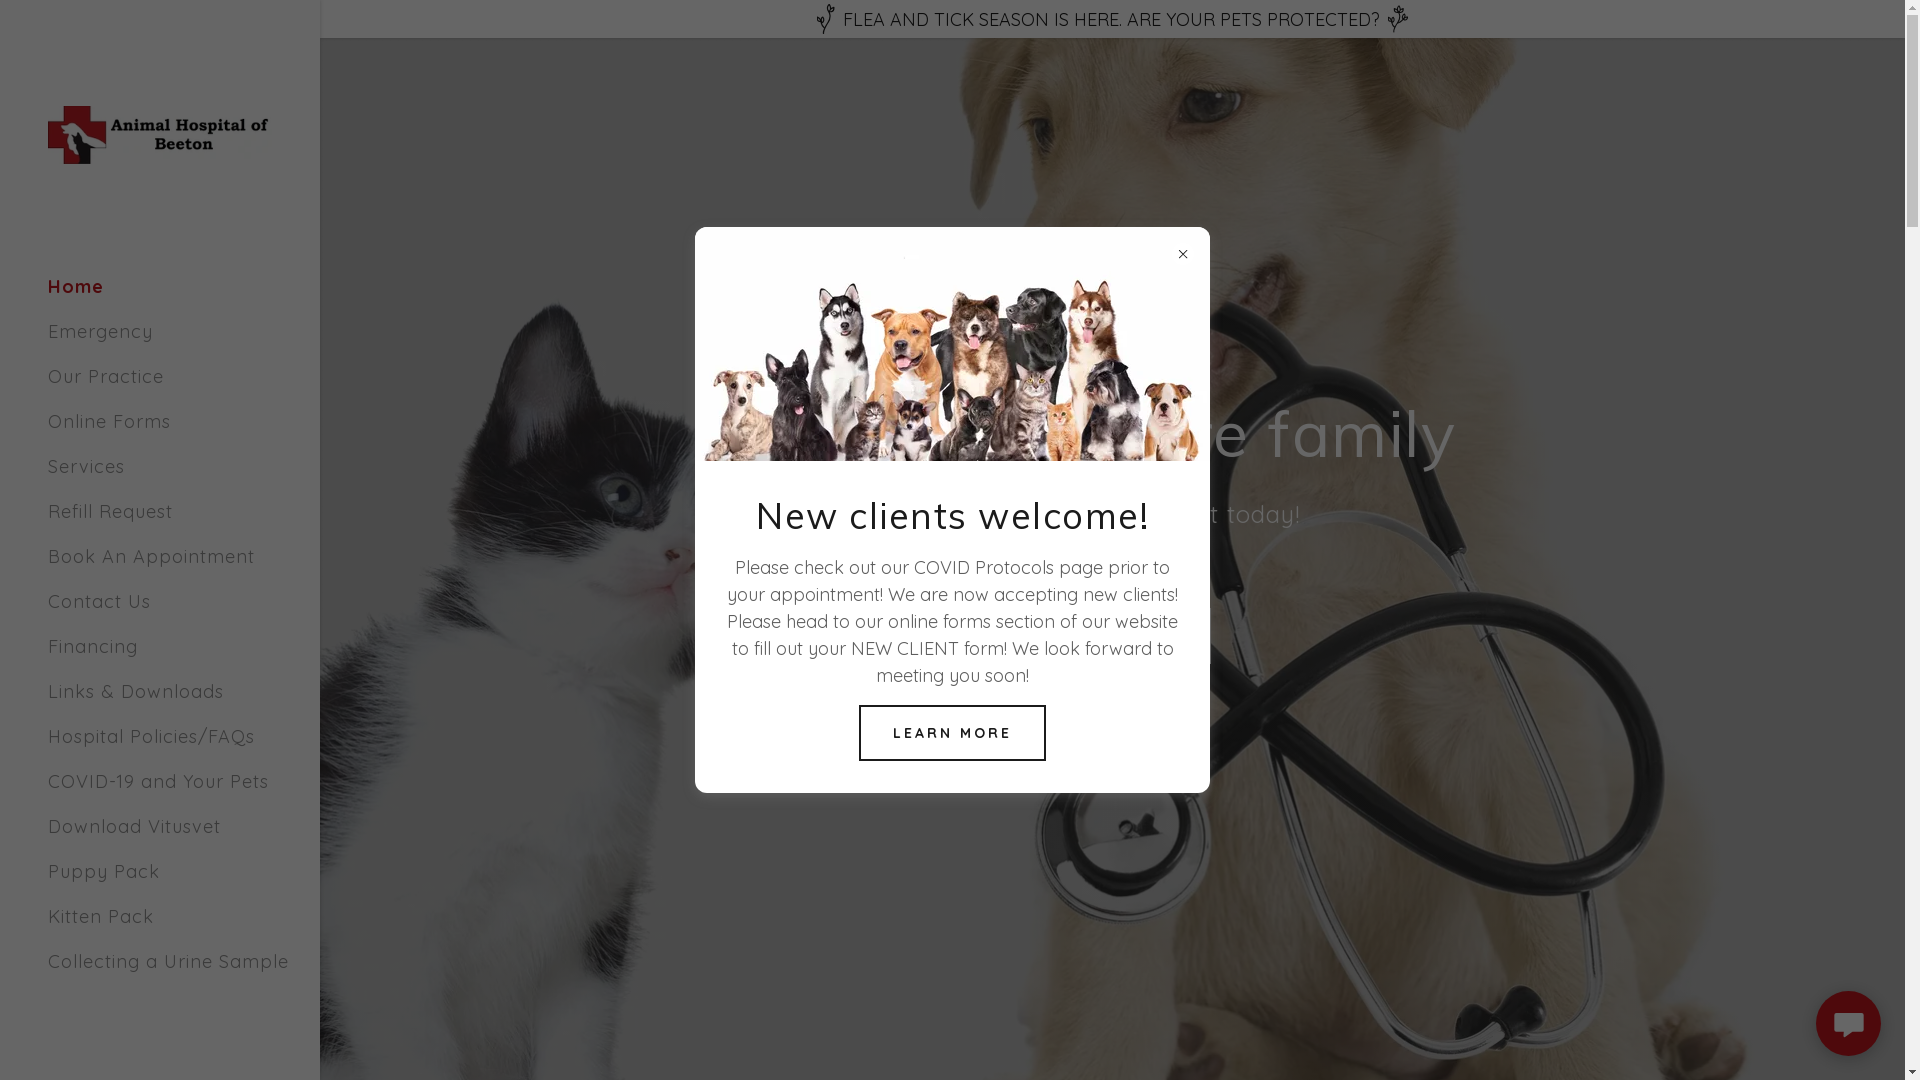 This screenshot has width=1920, height=1080. What do you see at coordinates (108, 420) in the screenshot?
I see `'Online Forms'` at bounding box center [108, 420].